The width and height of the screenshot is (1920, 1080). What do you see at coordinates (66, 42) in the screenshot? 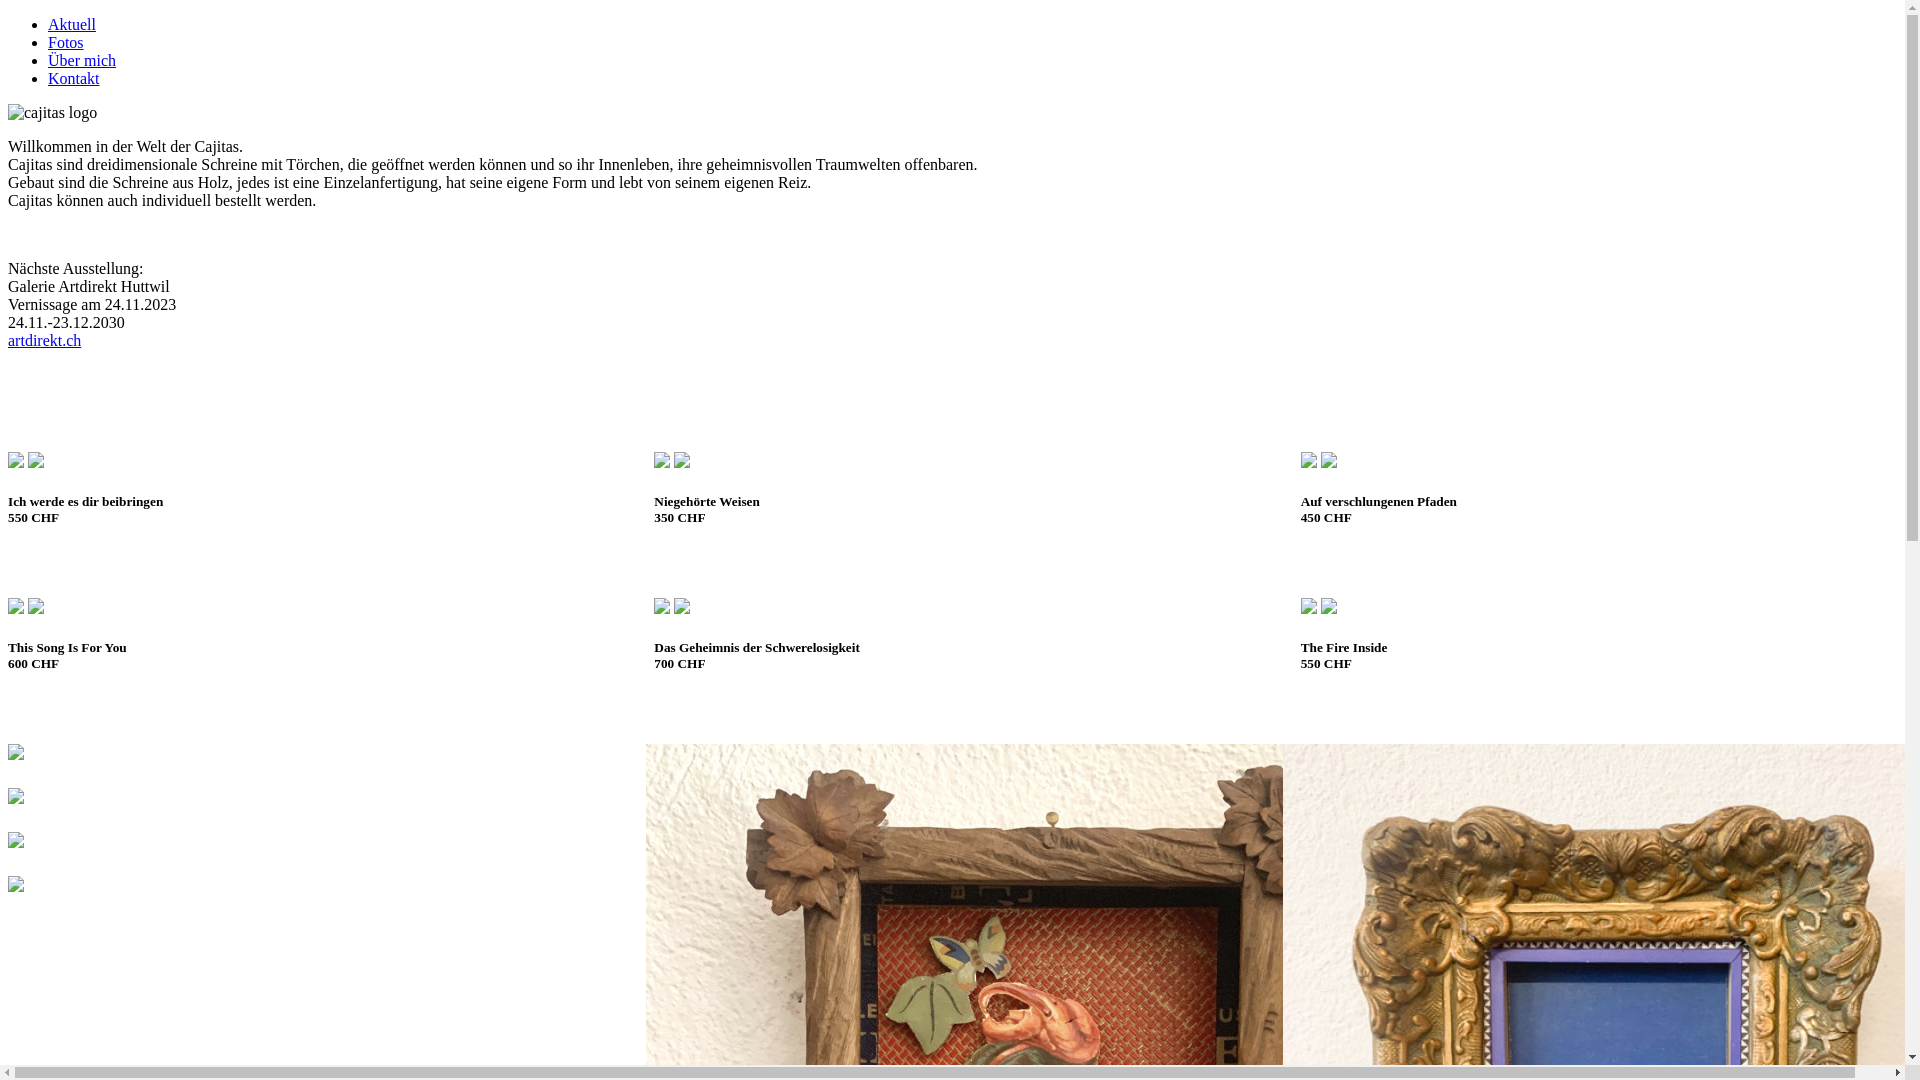
I see `'Fotos'` at bounding box center [66, 42].